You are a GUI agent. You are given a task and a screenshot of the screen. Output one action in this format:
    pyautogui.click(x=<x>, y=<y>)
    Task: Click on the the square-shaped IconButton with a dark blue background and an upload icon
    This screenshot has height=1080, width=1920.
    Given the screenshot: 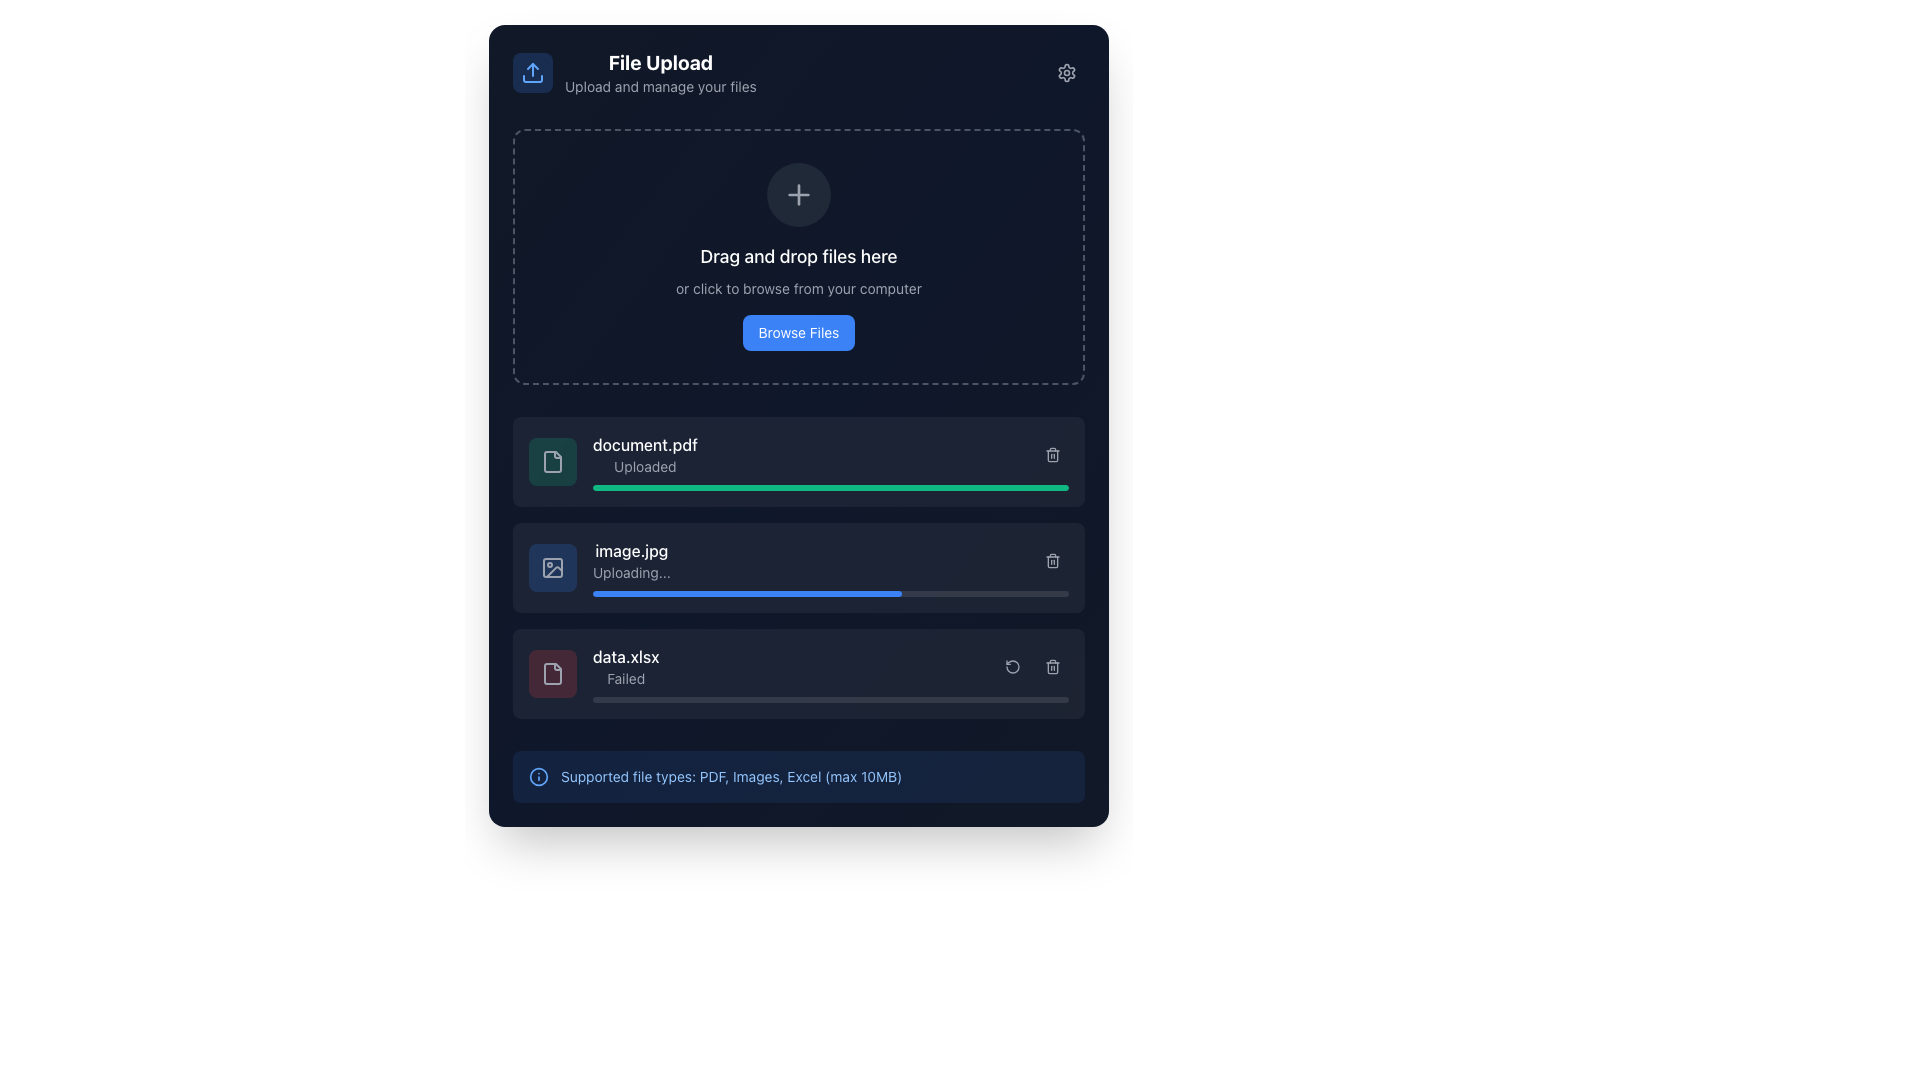 What is the action you would take?
    pyautogui.click(x=532, y=72)
    